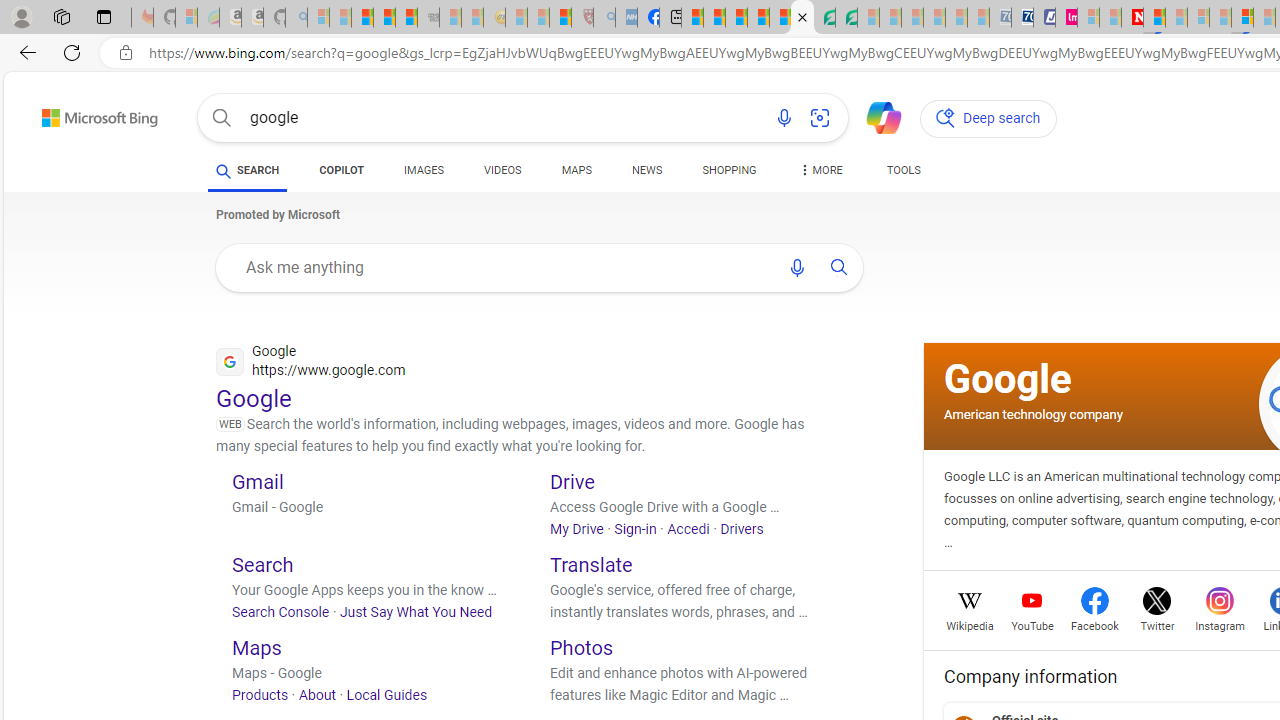 The height and width of the screenshot is (720, 1280). Describe the element at coordinates (576, 527) in the screenshot. I see `'My Drive'` at that location.